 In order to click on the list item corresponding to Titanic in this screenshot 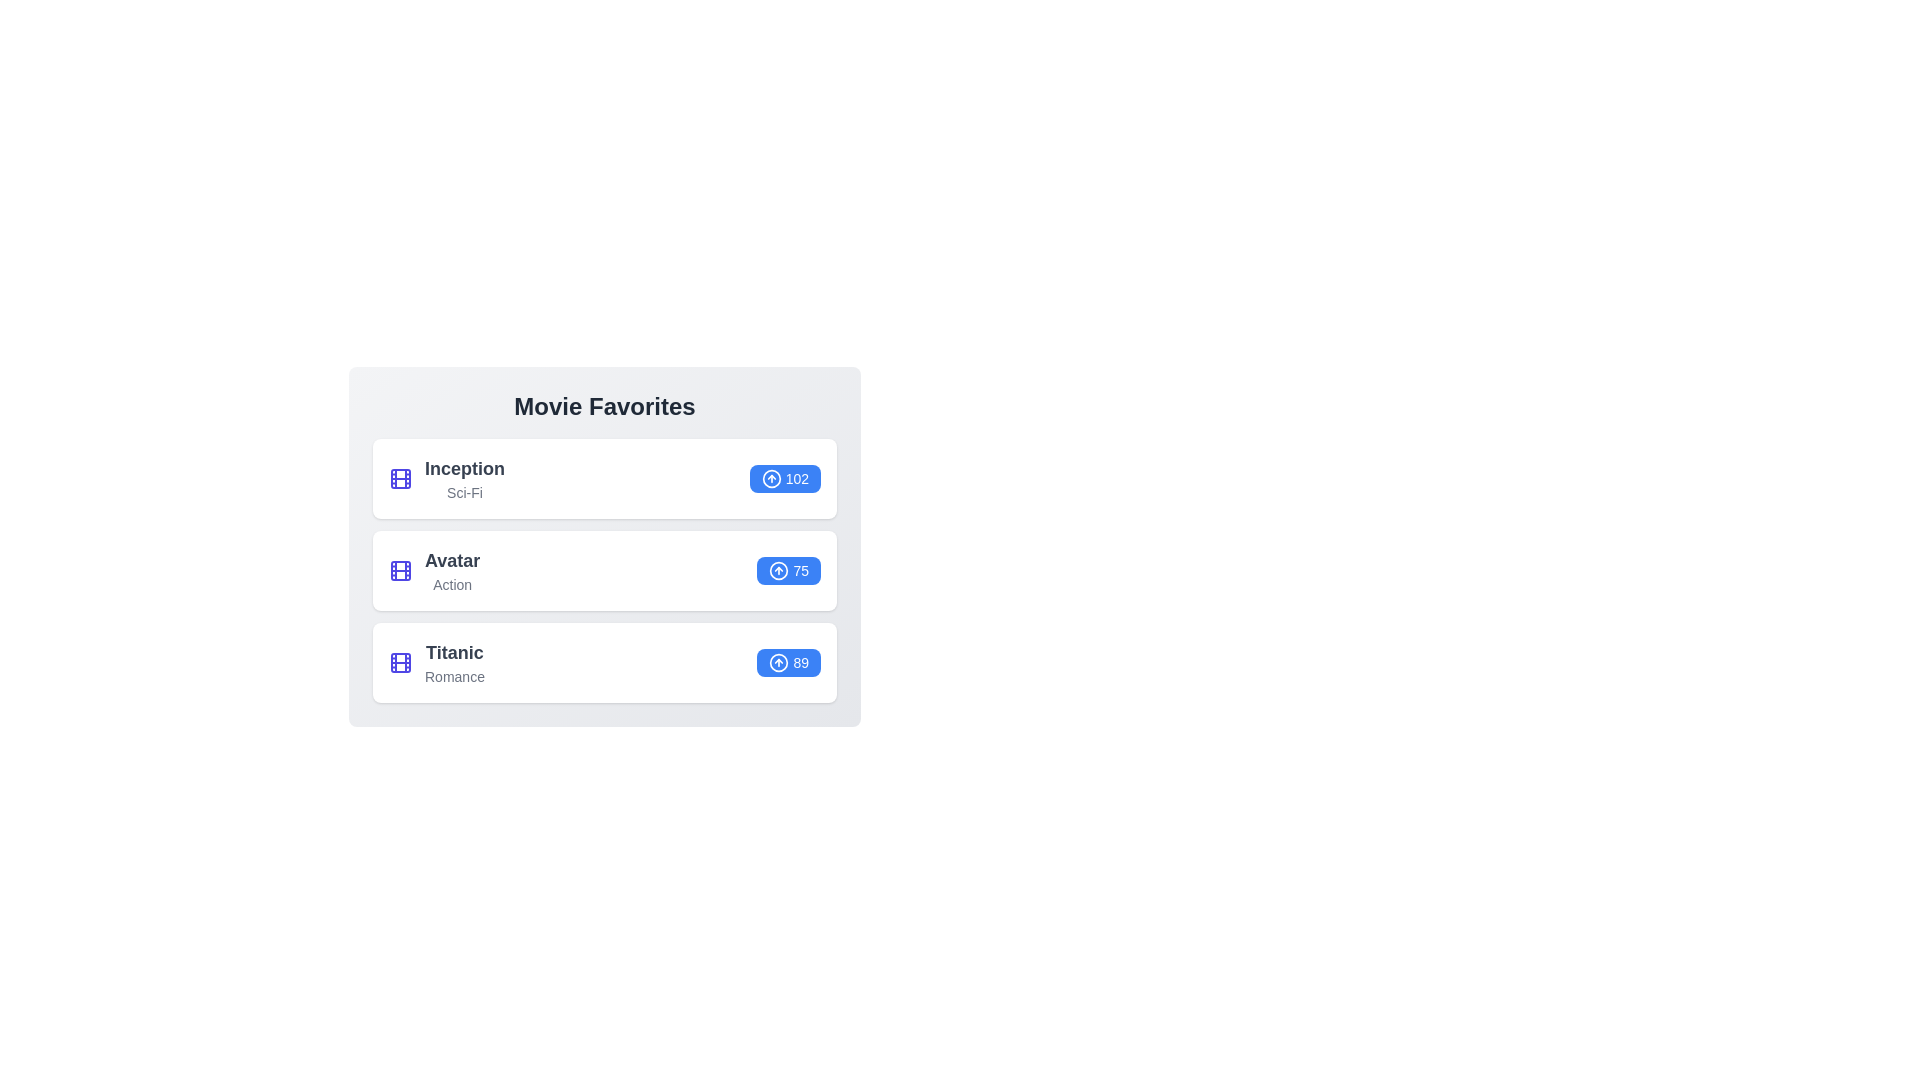, I will do `click(603, 663)`.